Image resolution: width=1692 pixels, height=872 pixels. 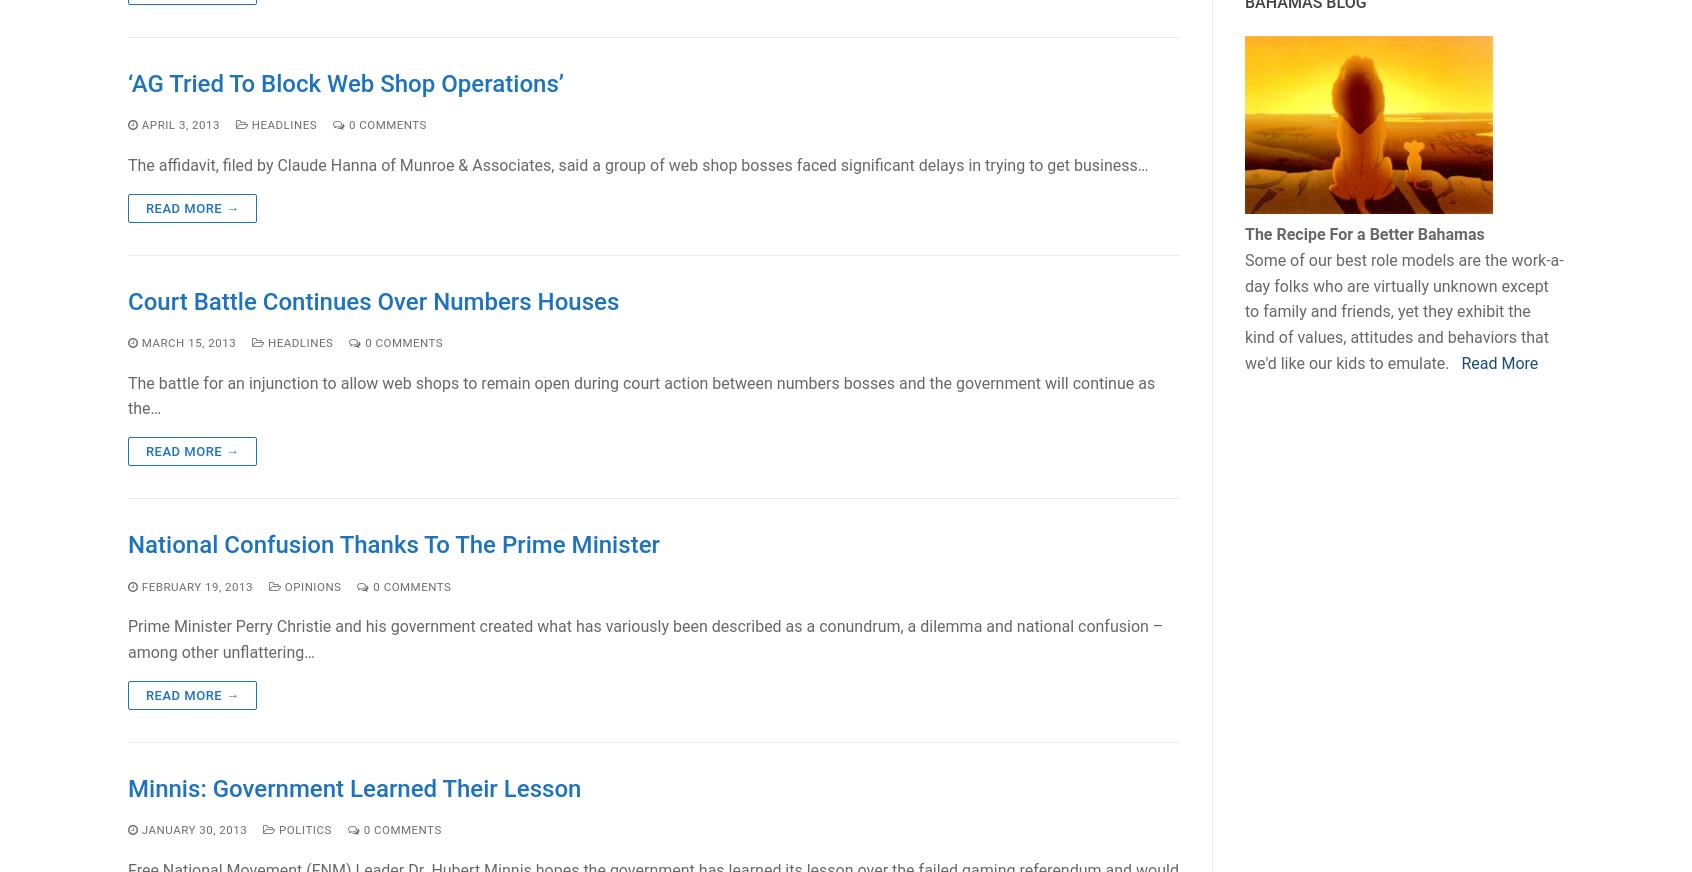 I want to click on 'Prime Minister Perry Christie and his government created what has variously been described as a conundrum, a dilemma and national confusion – among other unflattering…', so click(x=128, y=639).